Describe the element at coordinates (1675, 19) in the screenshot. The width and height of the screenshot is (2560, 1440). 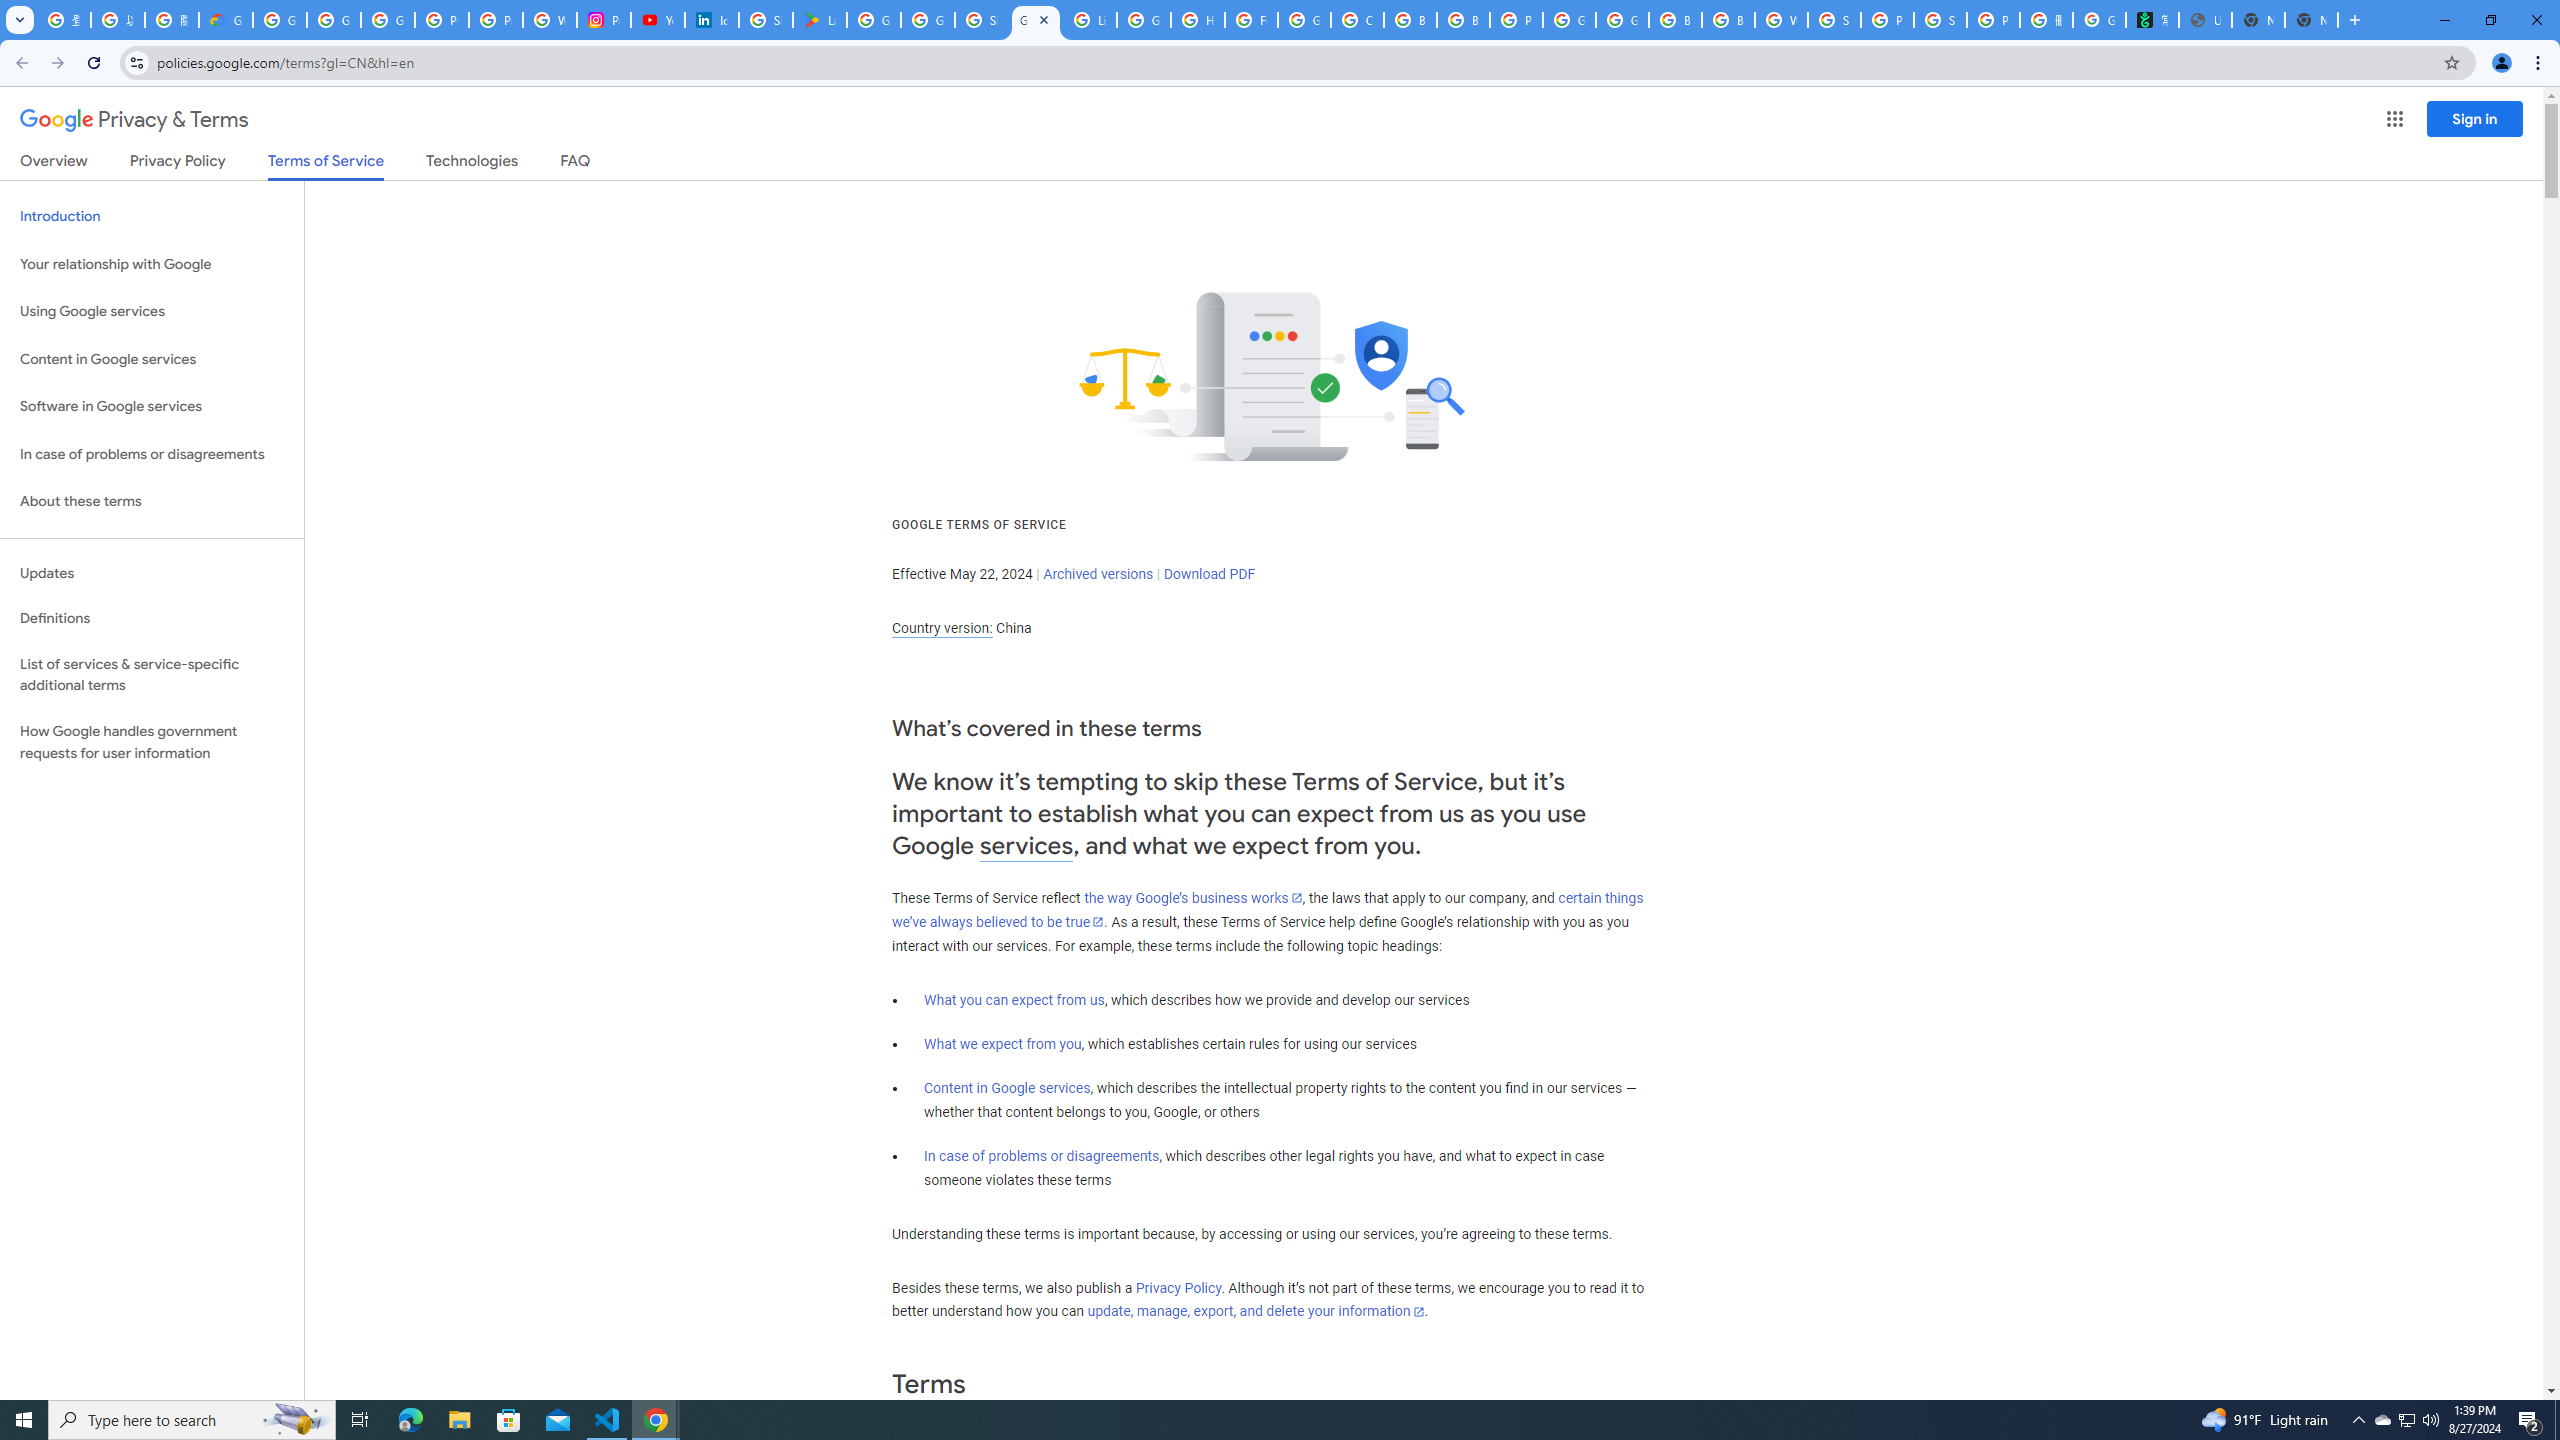
I see `'Browse Chrome as a guest - Computer - Google Chrome Help'` at that location.